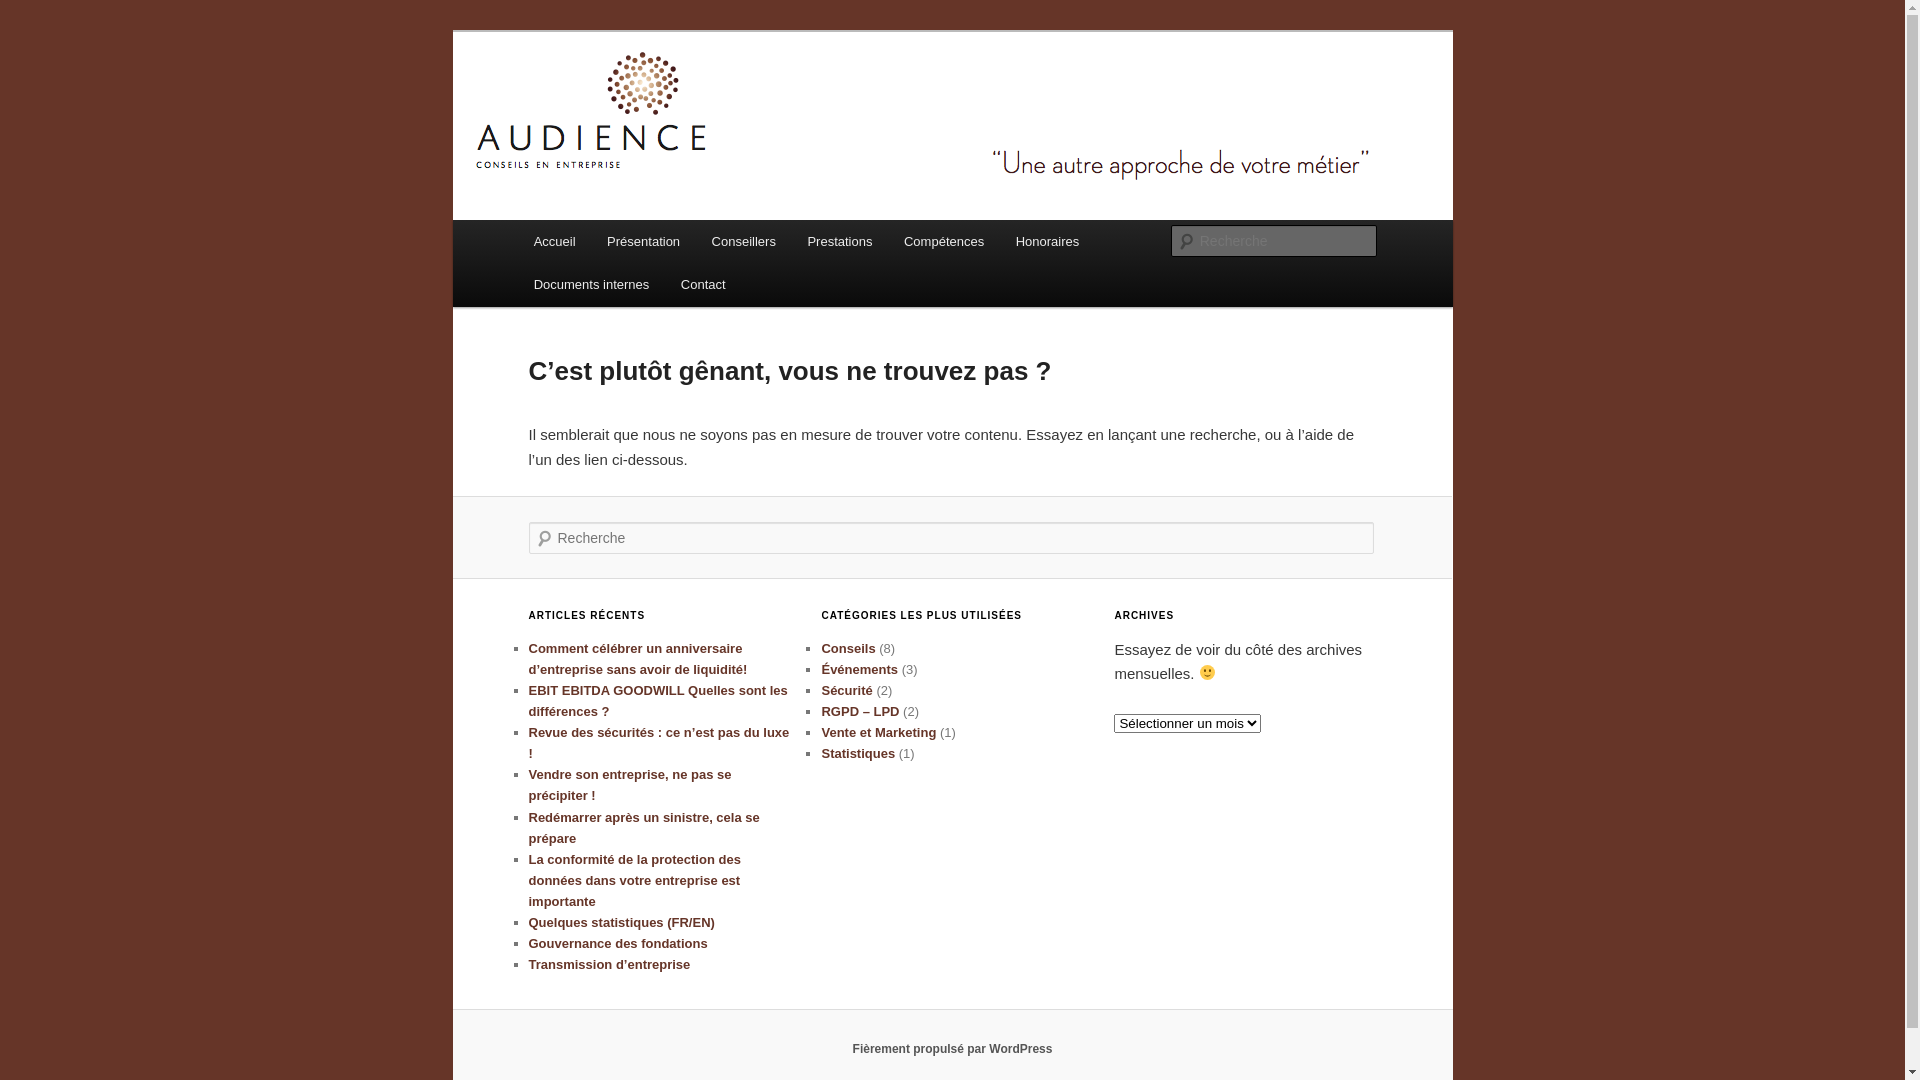  I want to click on 'Contact', so click(702, 284).